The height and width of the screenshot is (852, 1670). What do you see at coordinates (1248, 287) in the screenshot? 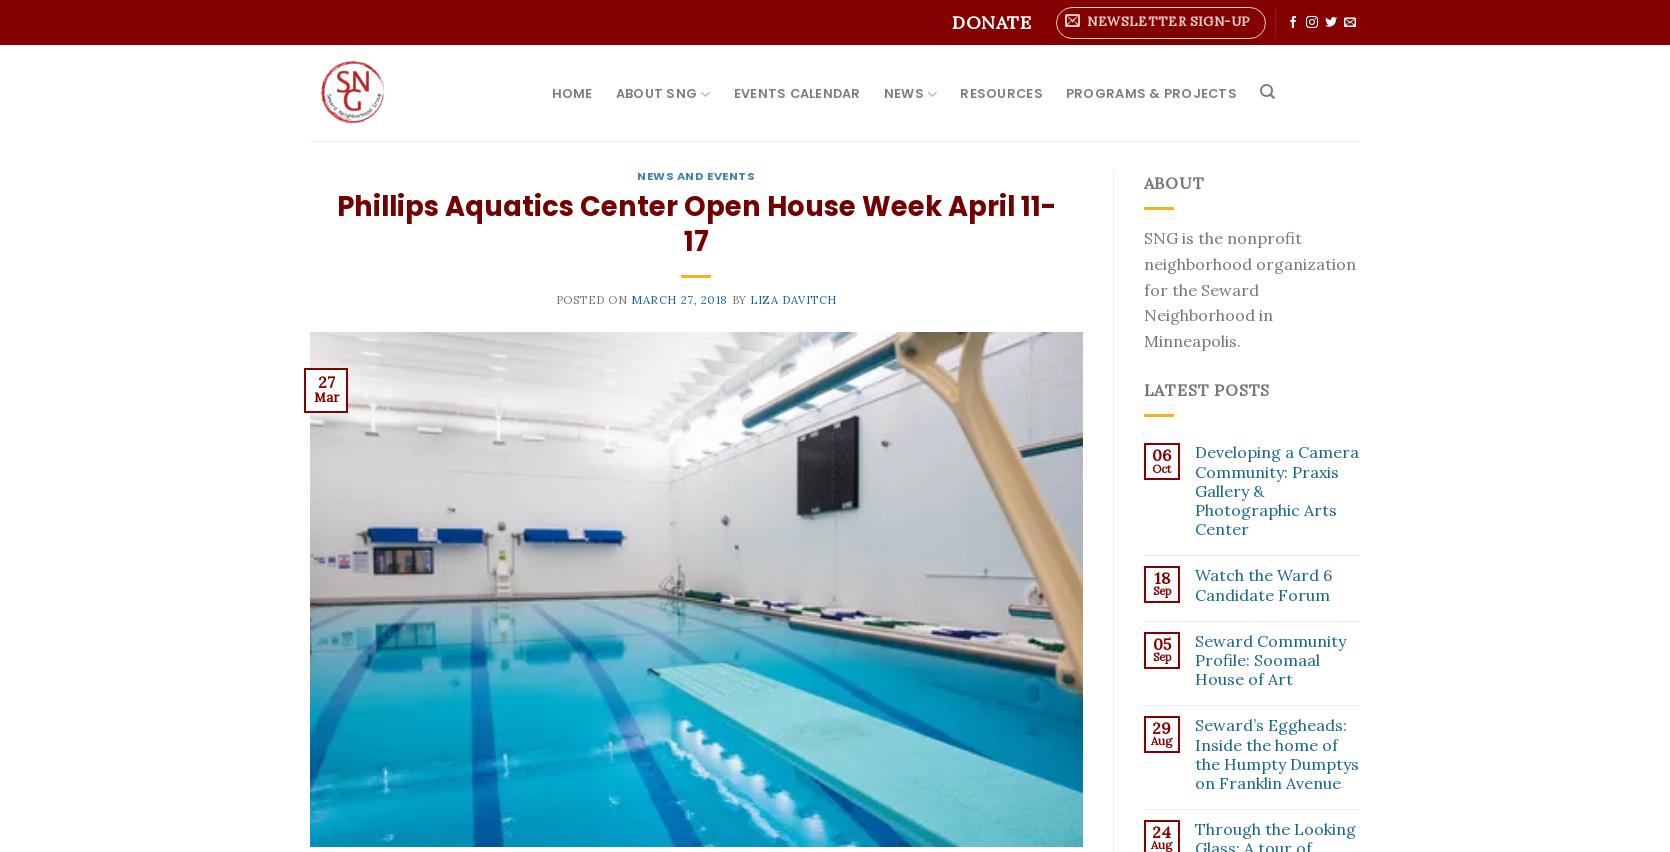
I see `'SNG is the nonprofit neighborhood organization for the Seward Neighborhood in Minneapolis.'` at bounding box center [1248, 287].